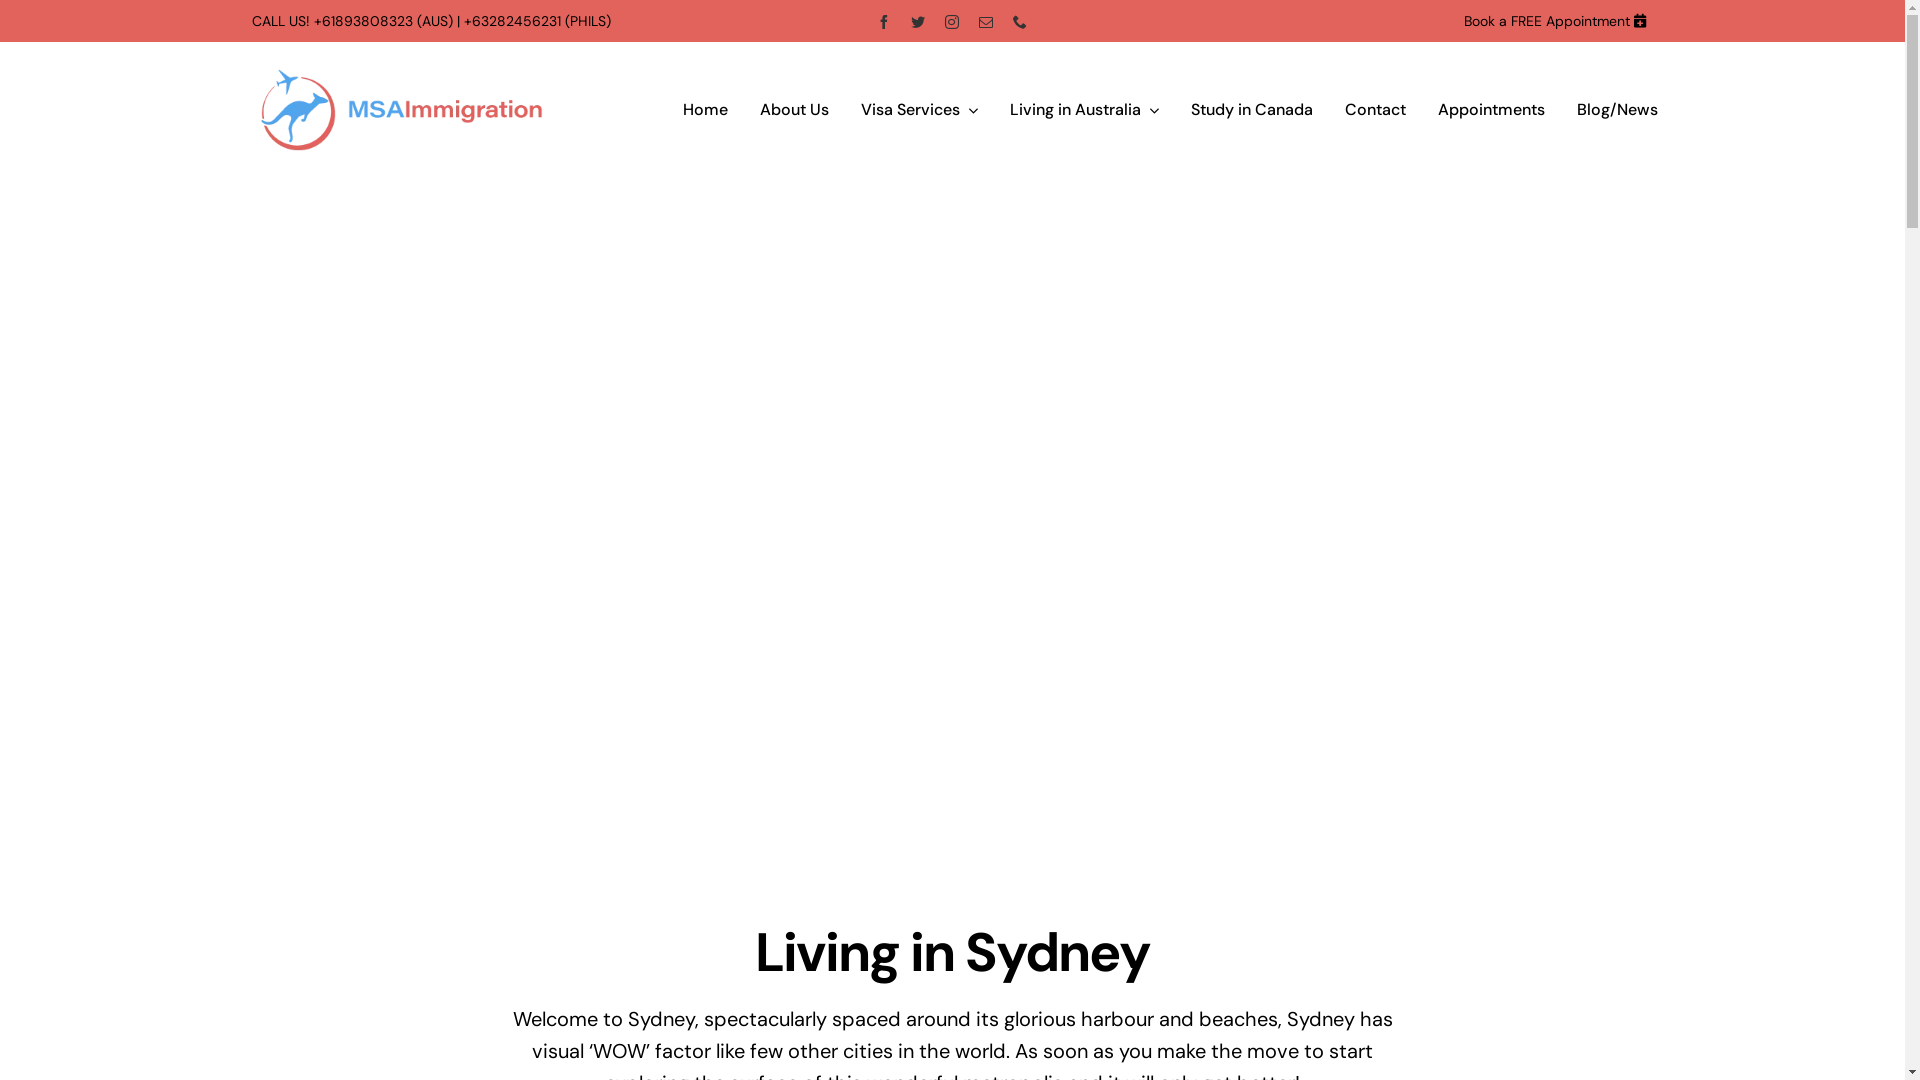 This screenshot has height=1080, width=1920. Describe the element at coordinates (1545, 20) in the screenshot. I see `'Book a FREE Appointment'` at that location.